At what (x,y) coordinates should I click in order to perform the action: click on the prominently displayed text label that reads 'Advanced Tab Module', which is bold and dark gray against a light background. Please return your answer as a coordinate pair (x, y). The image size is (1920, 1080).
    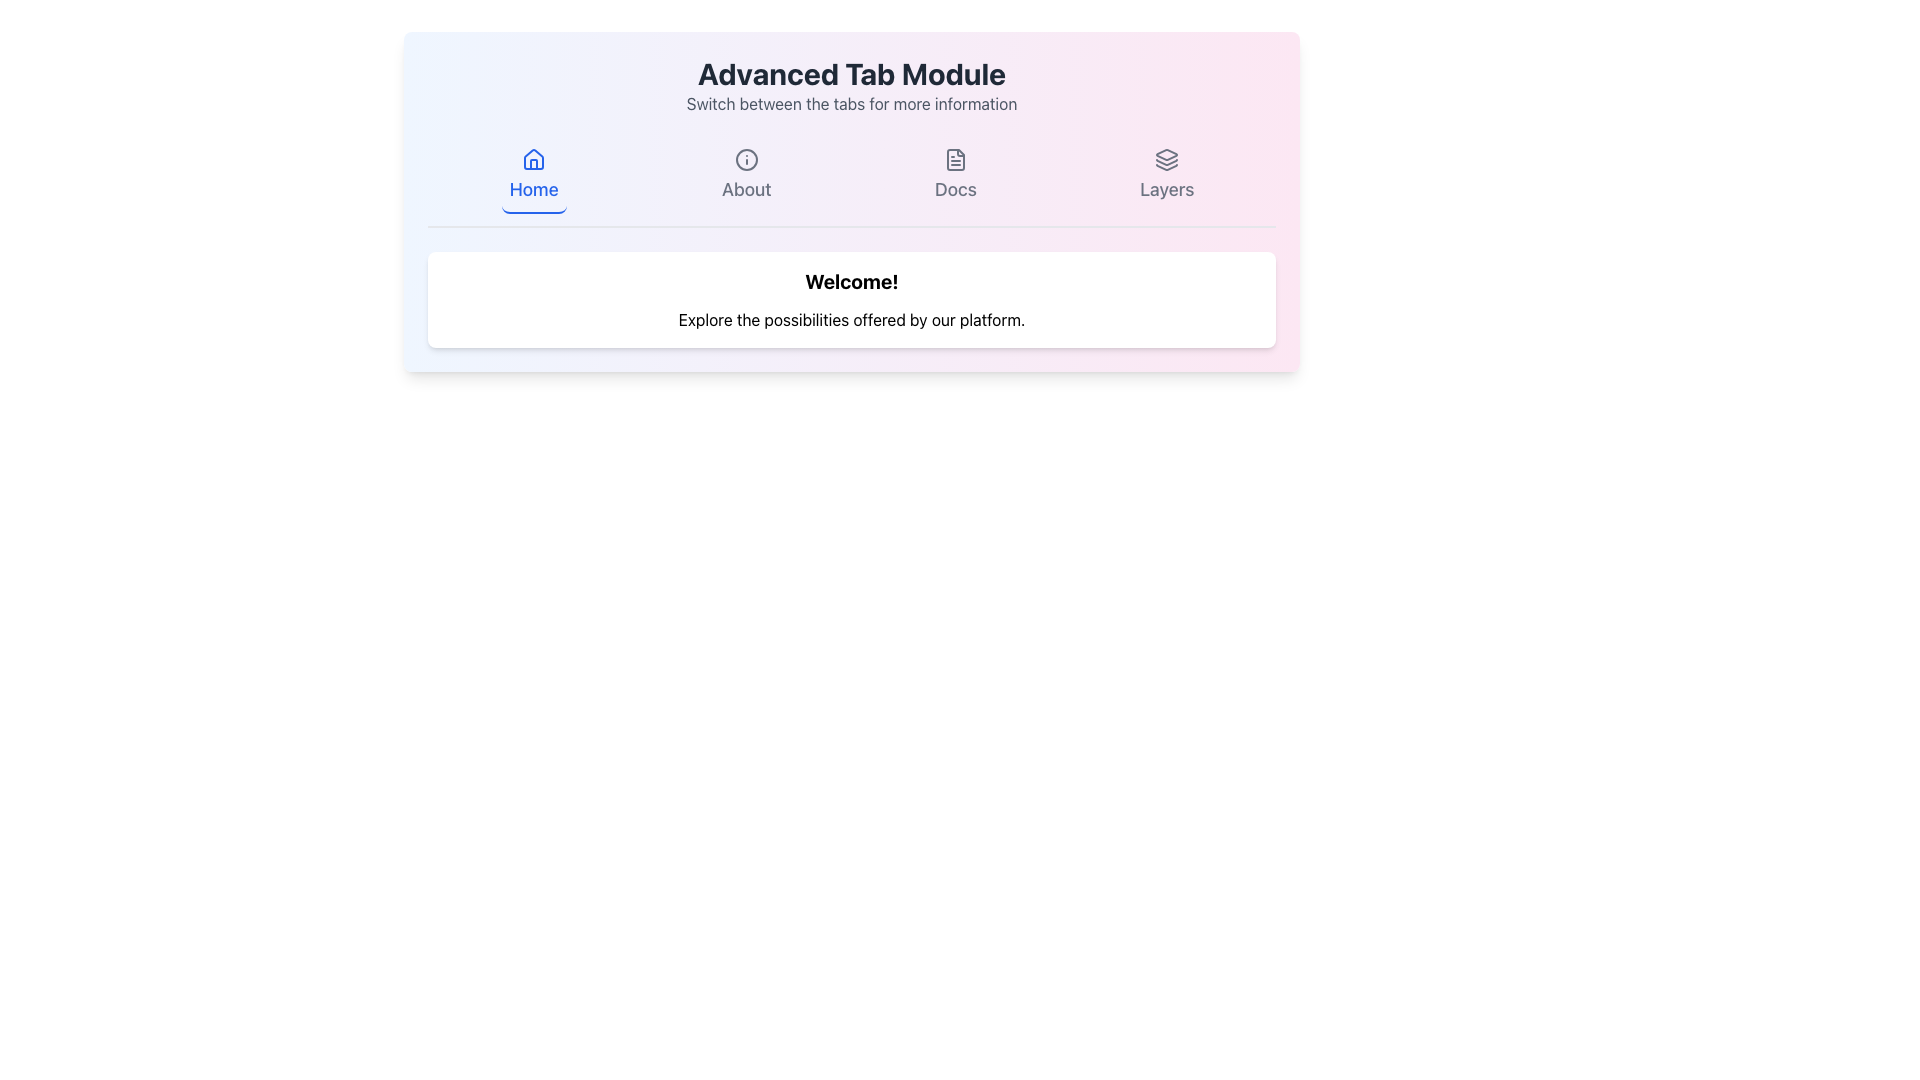
    Looking at the image, I should click on (851, 72).